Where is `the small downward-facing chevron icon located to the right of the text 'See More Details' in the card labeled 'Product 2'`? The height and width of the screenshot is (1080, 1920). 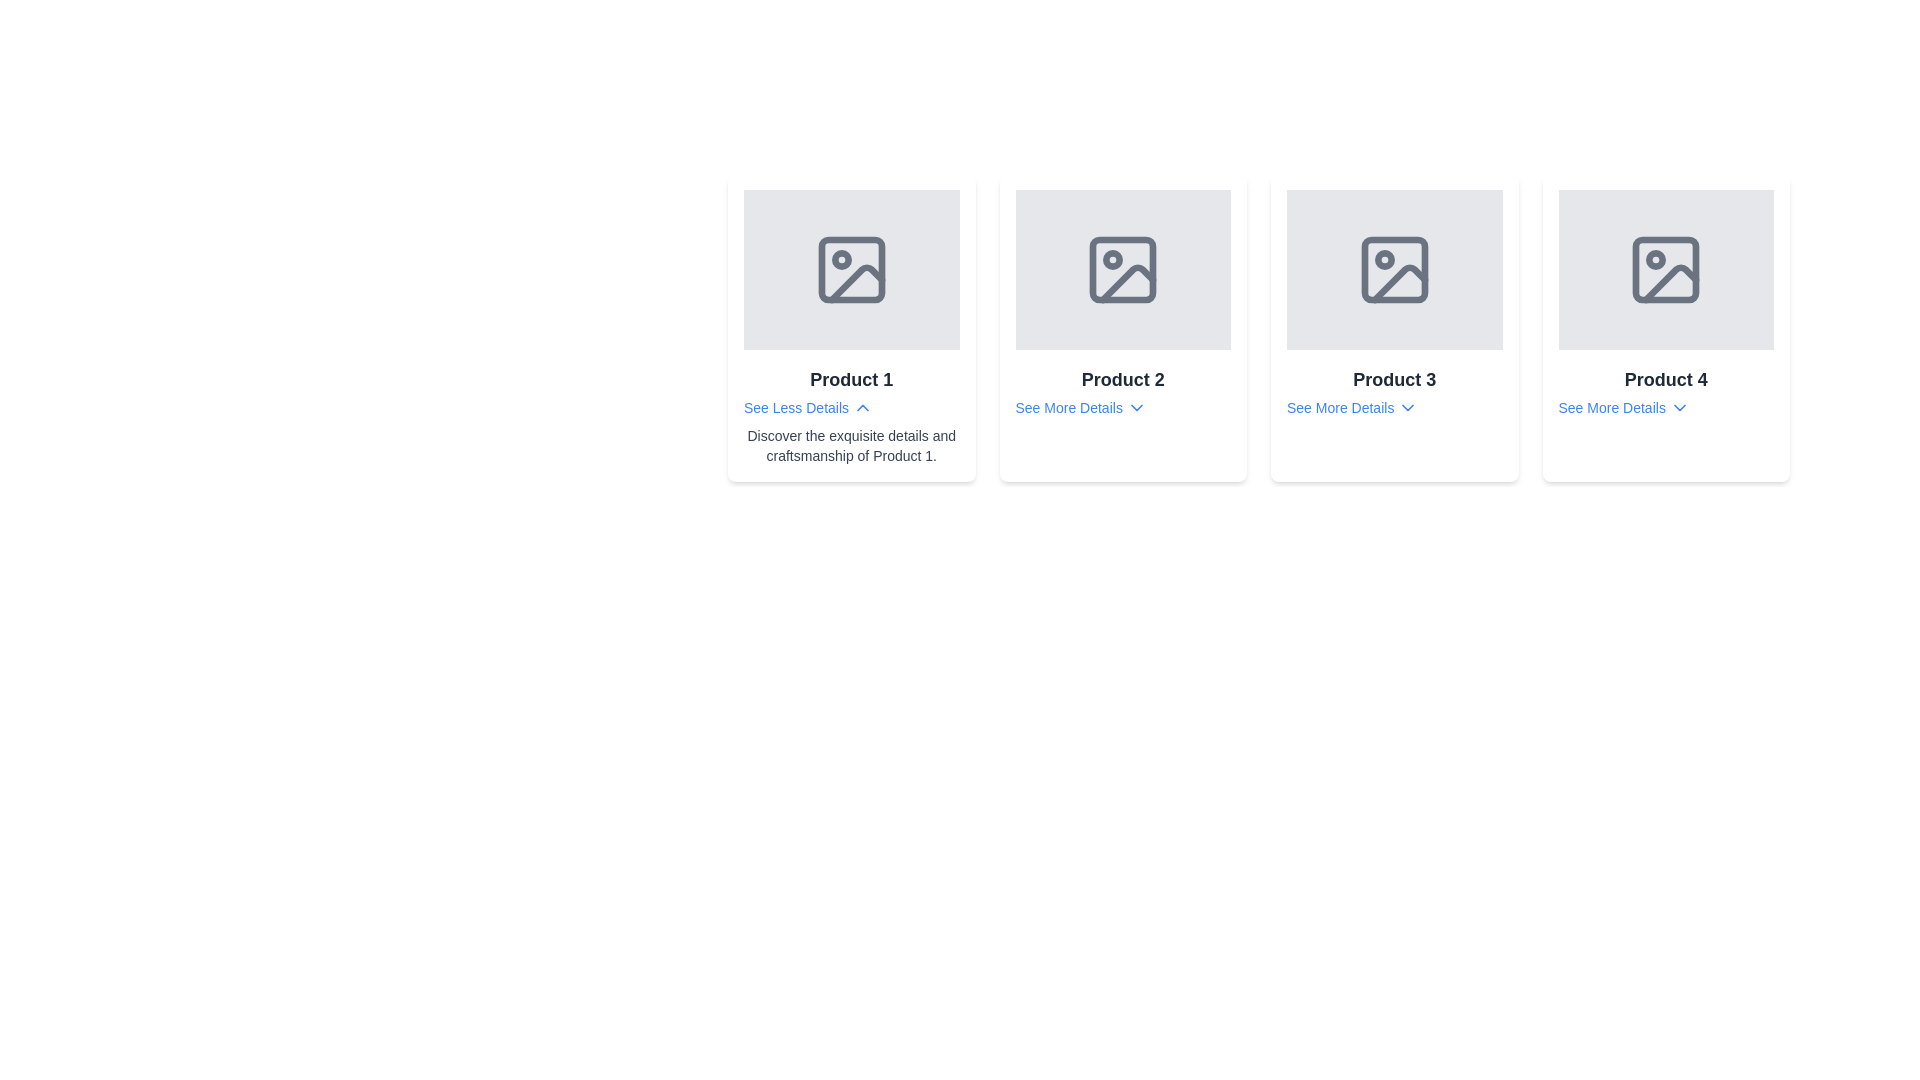
the small downward-facing chevron icon located to the right of the text 'See More Details' in the card labeled 'Product 2' is located at coordinates (1136, 407).